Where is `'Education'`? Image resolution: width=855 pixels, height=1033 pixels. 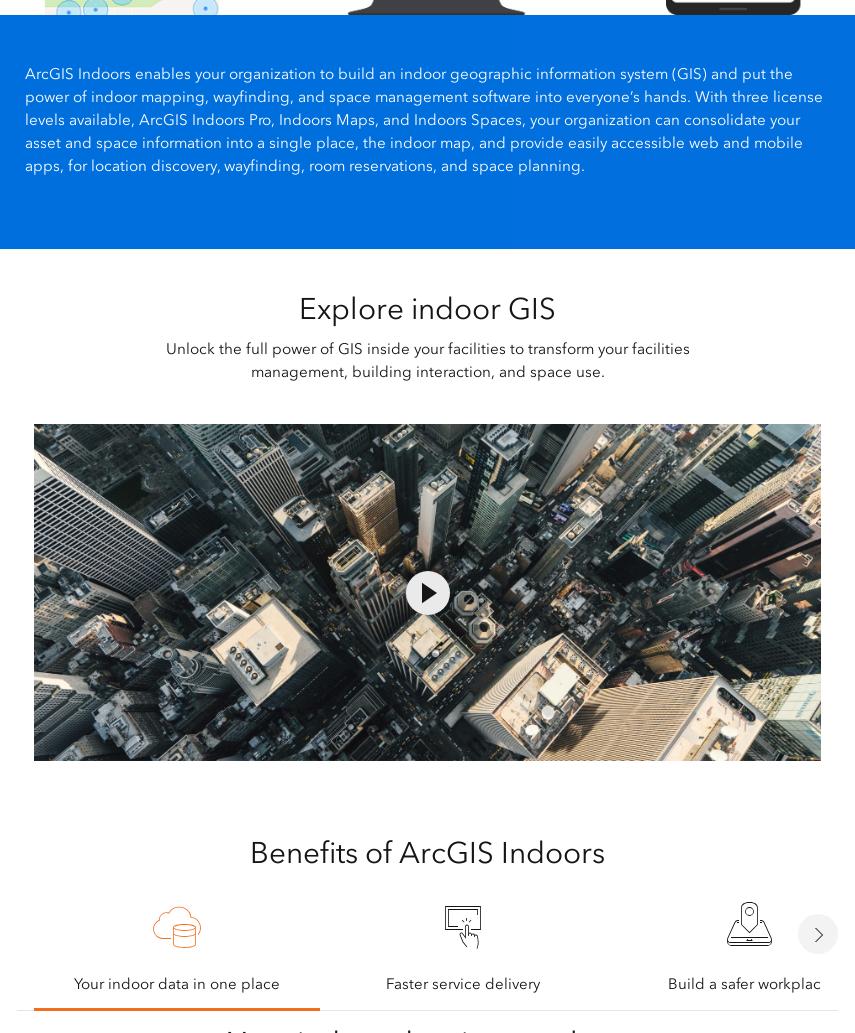
'Education' is located at coordinates (271, 759).